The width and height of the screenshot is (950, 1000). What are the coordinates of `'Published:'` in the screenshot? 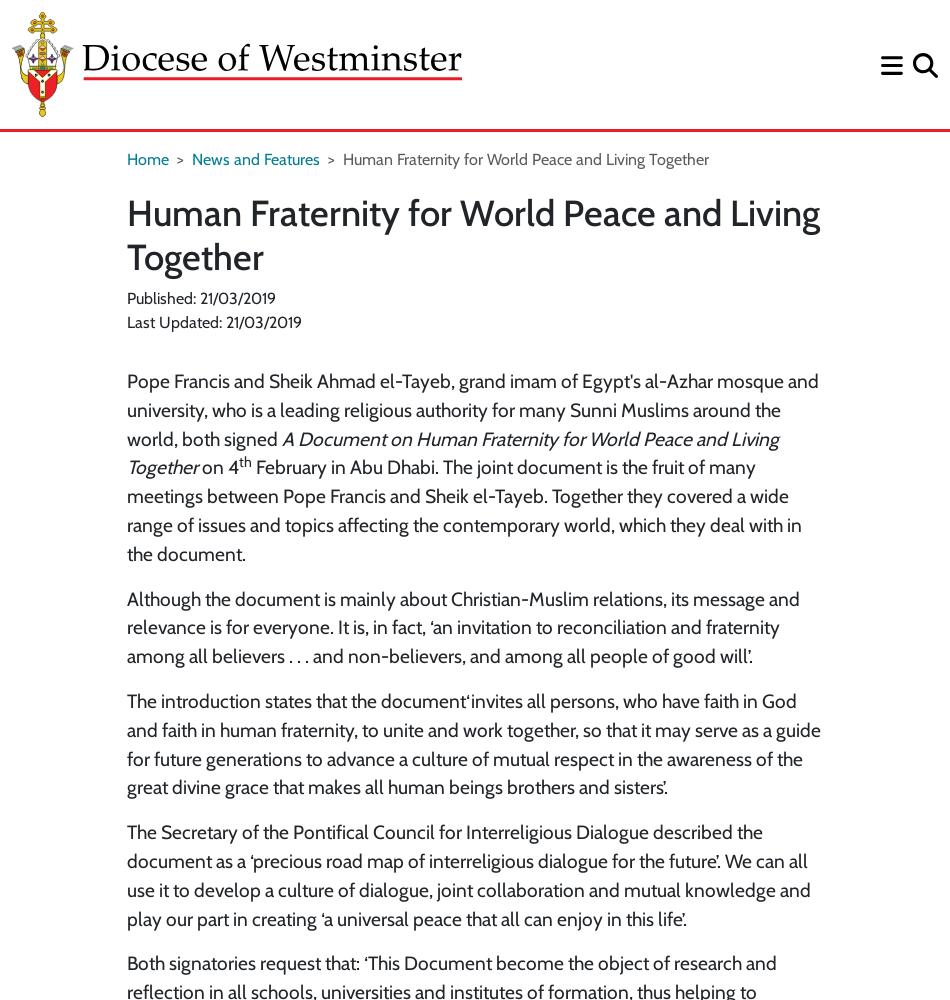 It's located at (161, 298).